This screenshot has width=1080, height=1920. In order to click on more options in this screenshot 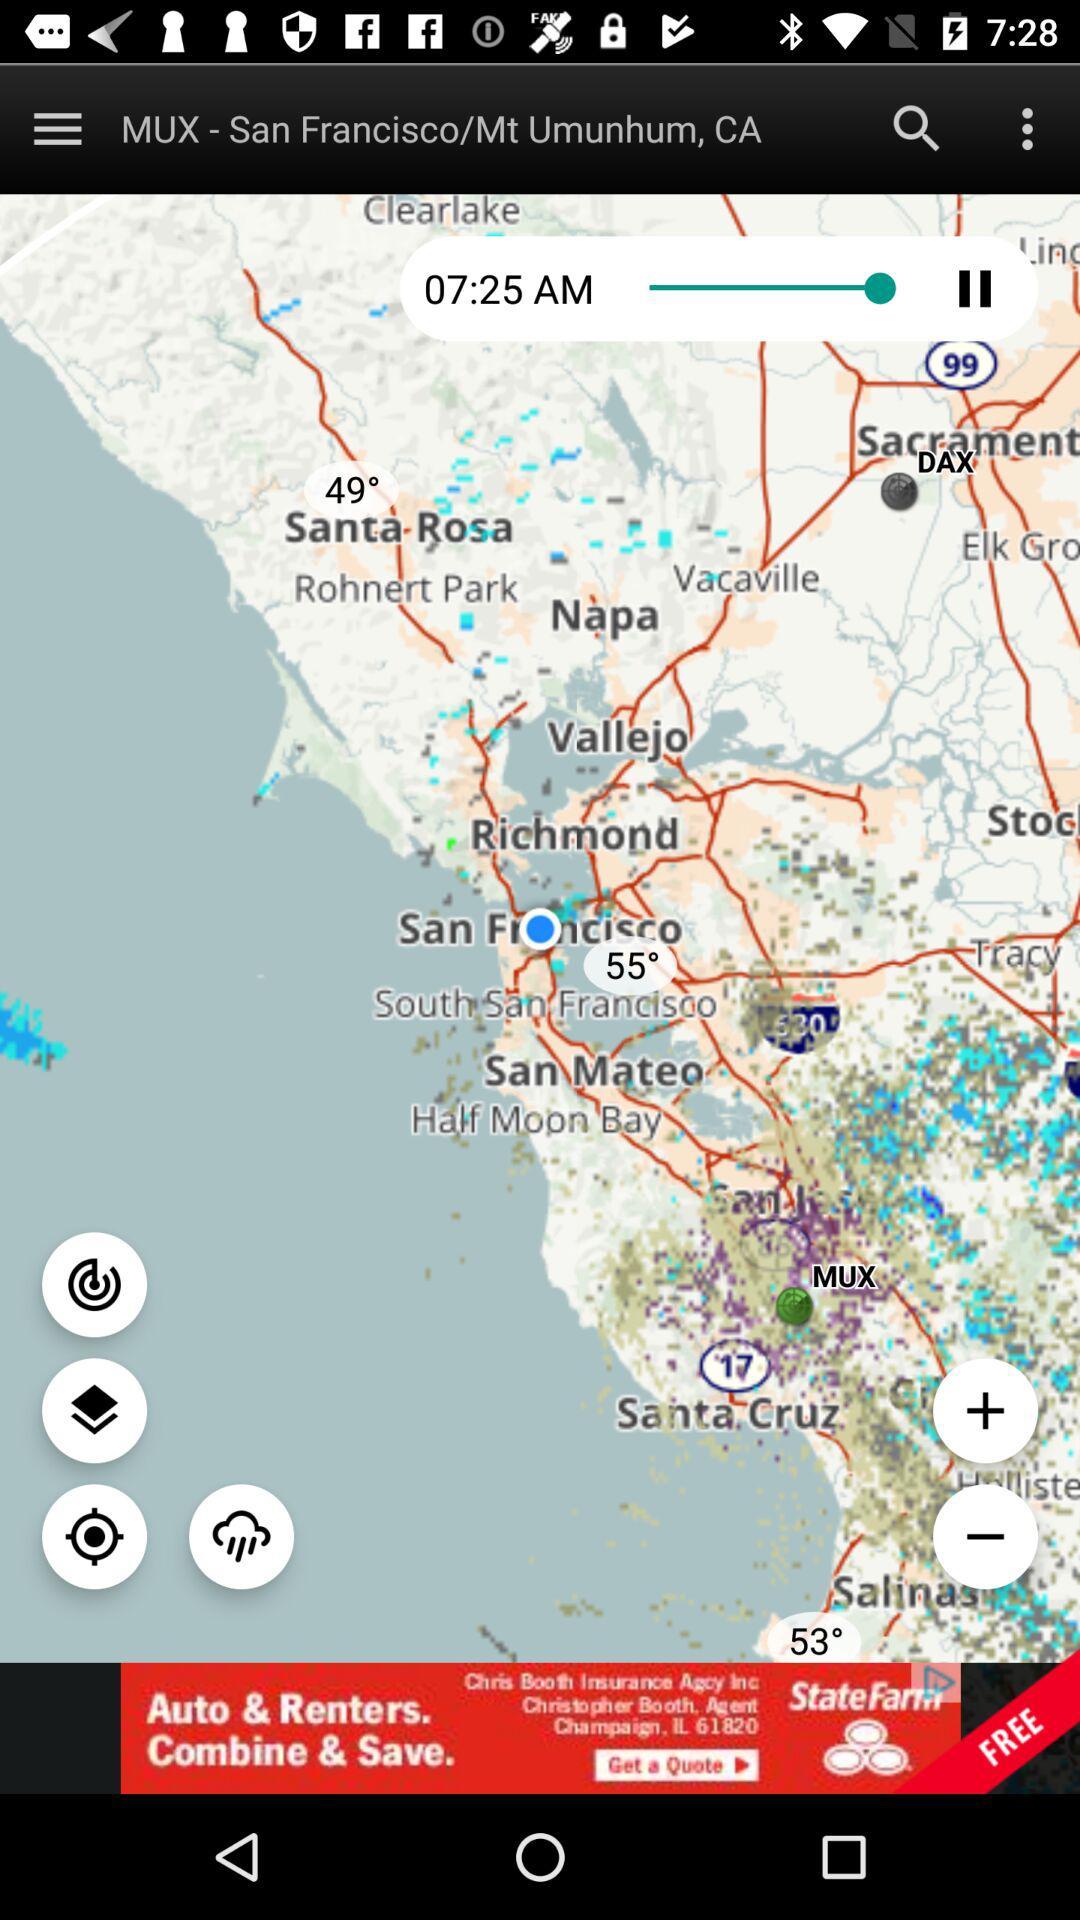, I will do `click(56, 127)`.